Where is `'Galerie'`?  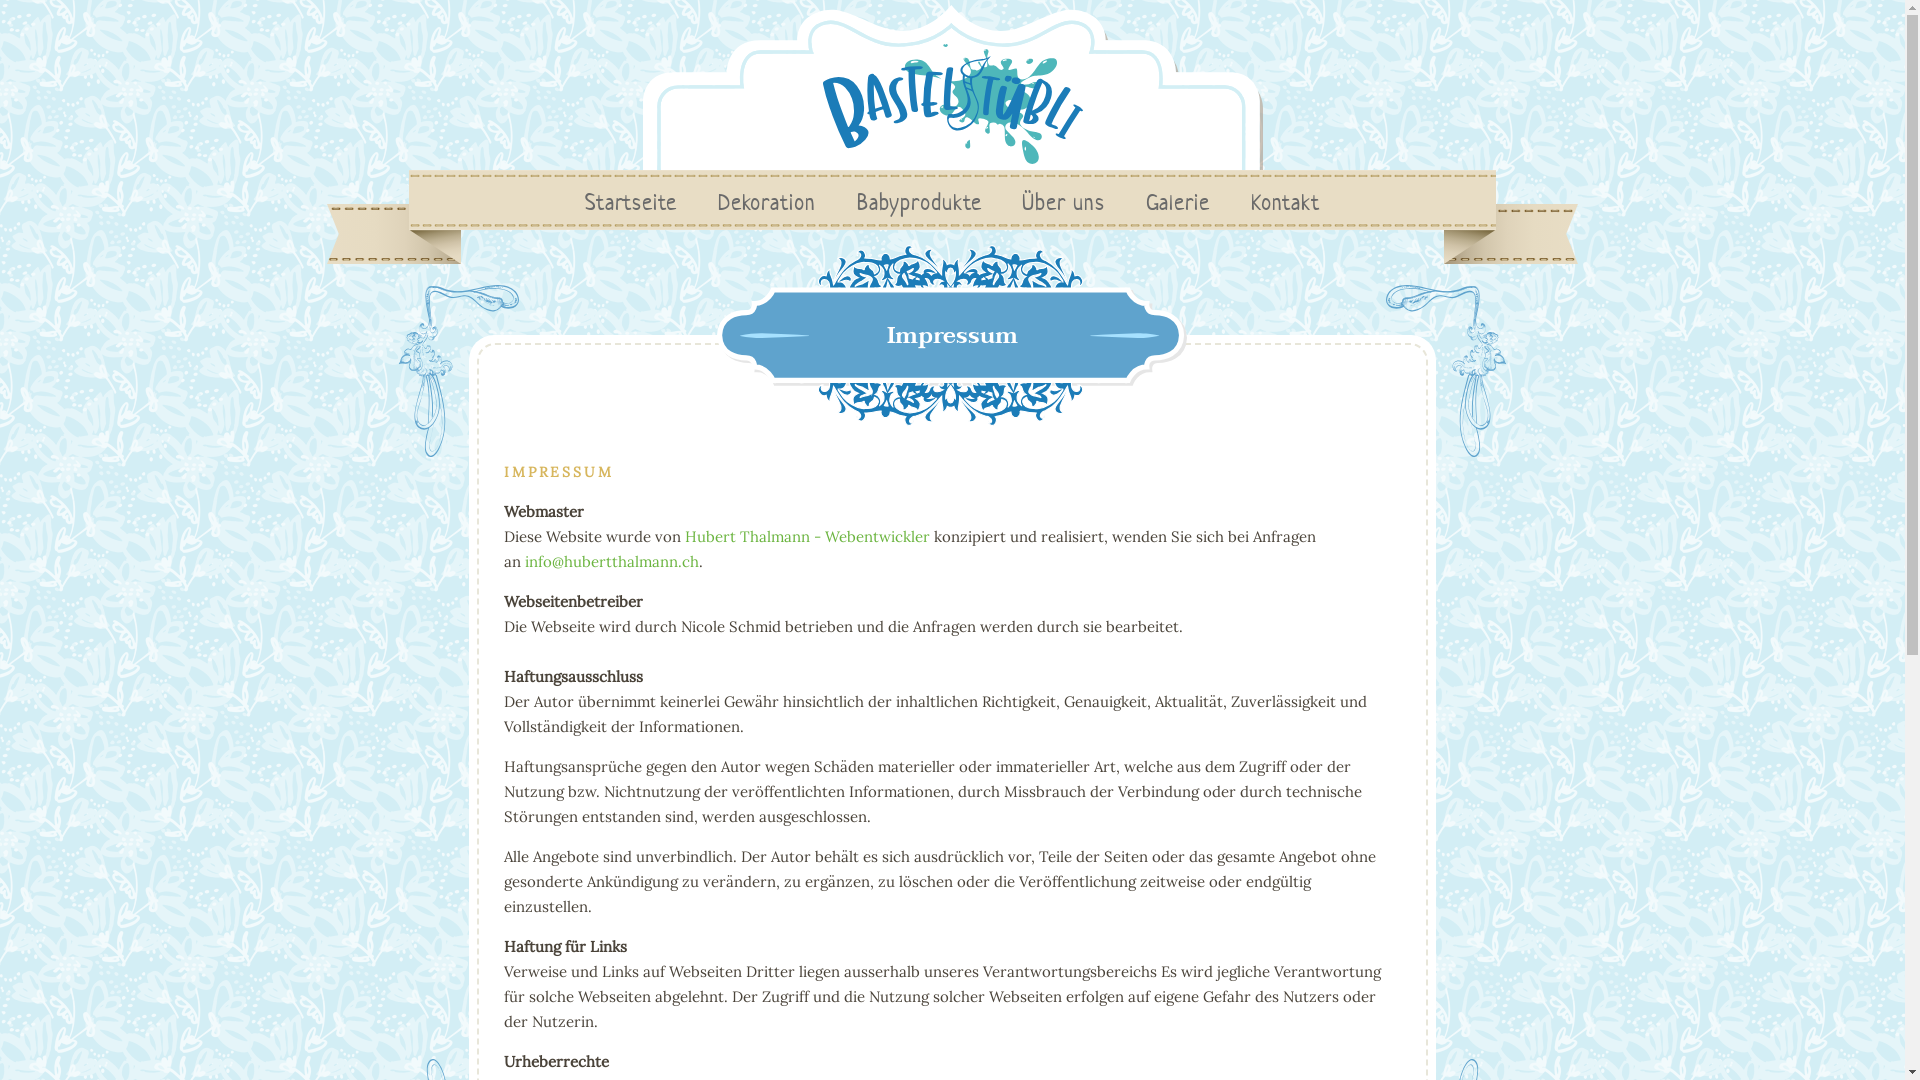 'Galerie' is located at coordinates (1177, 202).